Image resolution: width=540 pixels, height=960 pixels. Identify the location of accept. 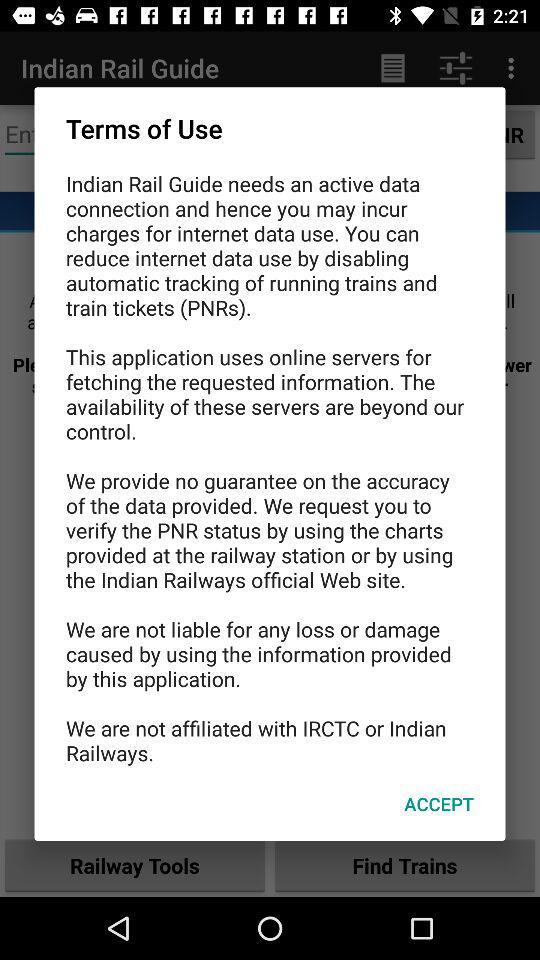
(438, 804).